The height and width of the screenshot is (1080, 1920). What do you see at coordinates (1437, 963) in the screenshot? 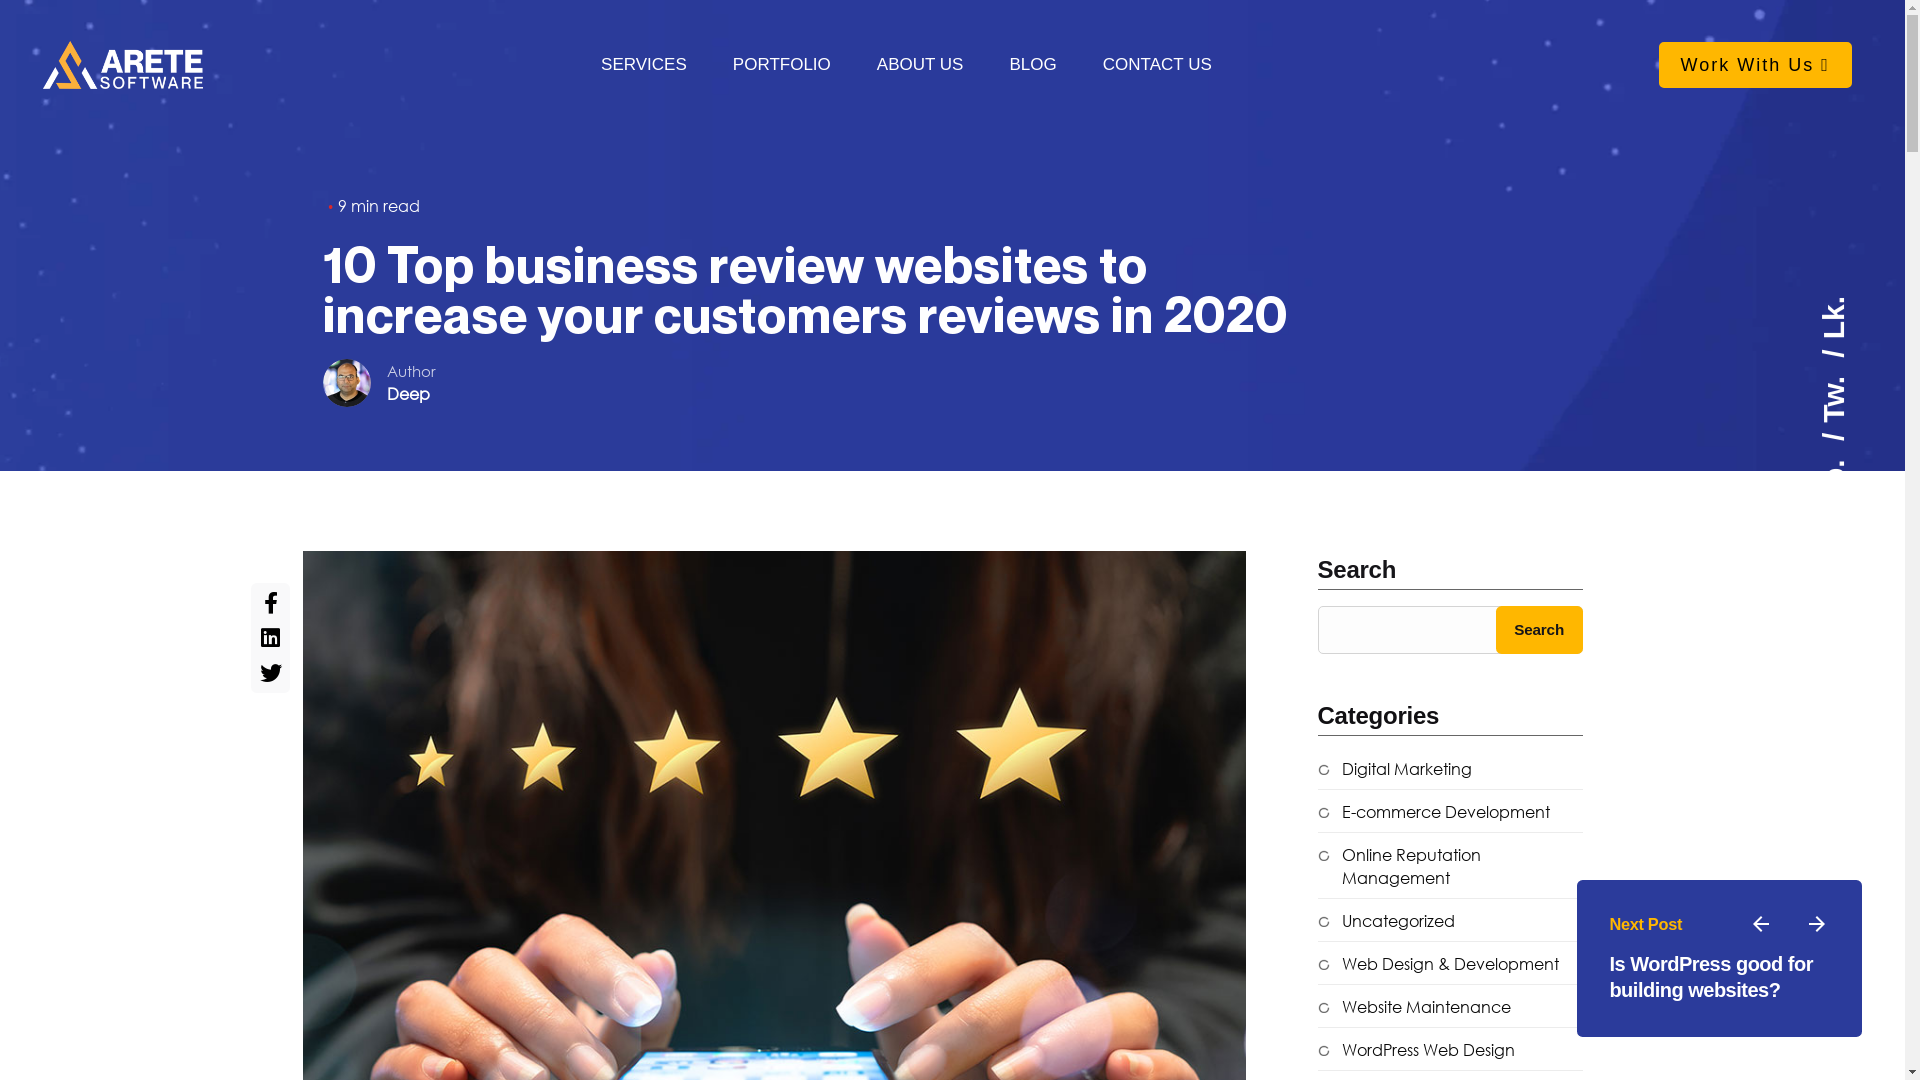
I see `'Web Design & Development'` at bounding box center [1437, 963].